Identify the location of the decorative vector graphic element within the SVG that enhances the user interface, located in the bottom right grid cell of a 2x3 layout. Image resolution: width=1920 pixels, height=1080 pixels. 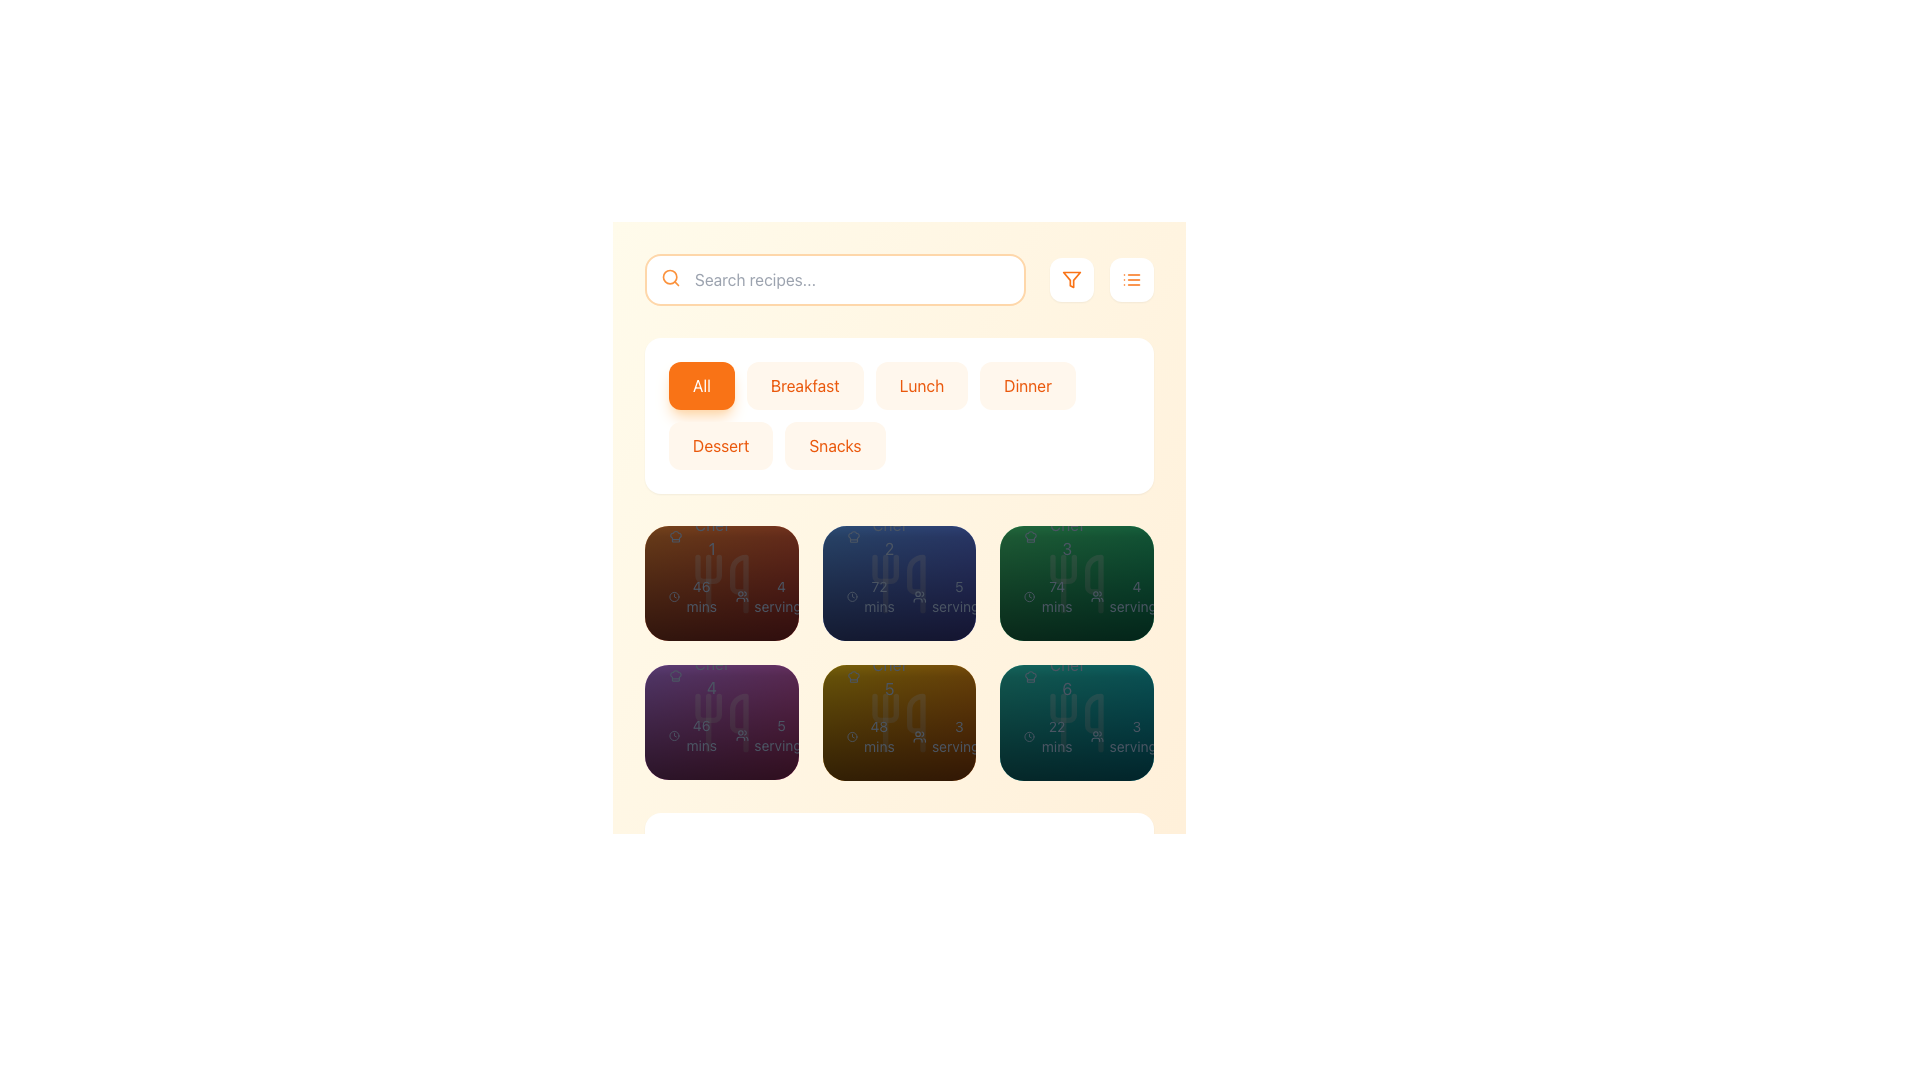
(885, 707).